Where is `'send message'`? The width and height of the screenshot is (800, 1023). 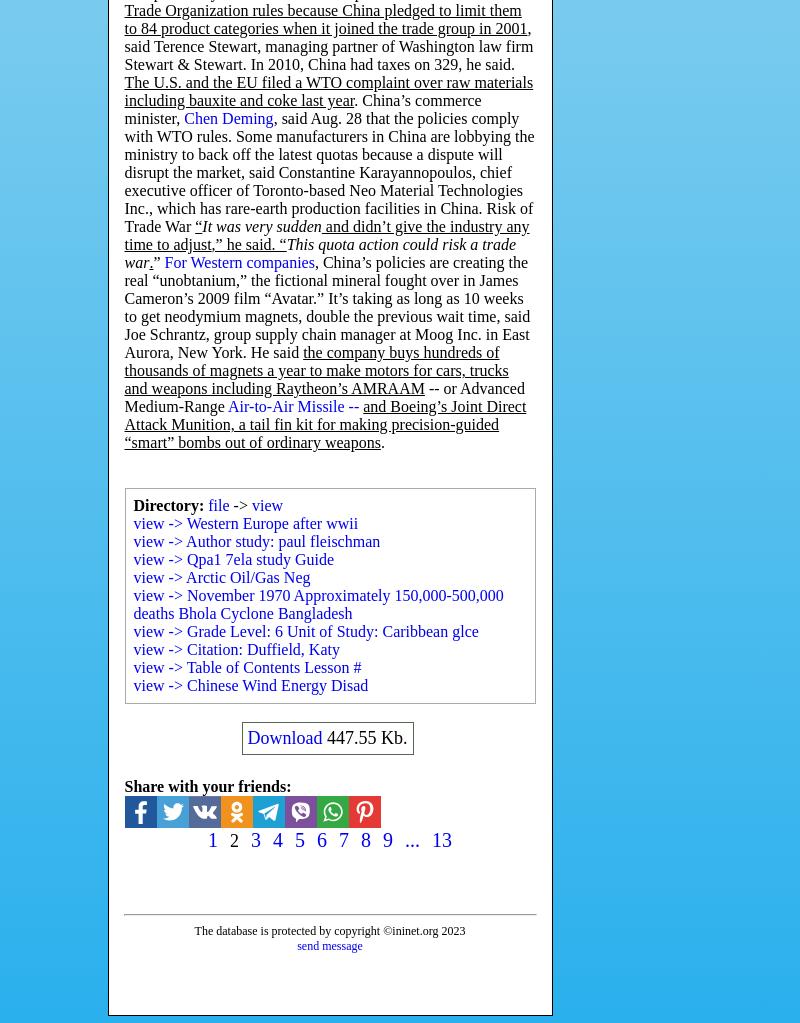 'send message' is located at coordinates (328, 945).